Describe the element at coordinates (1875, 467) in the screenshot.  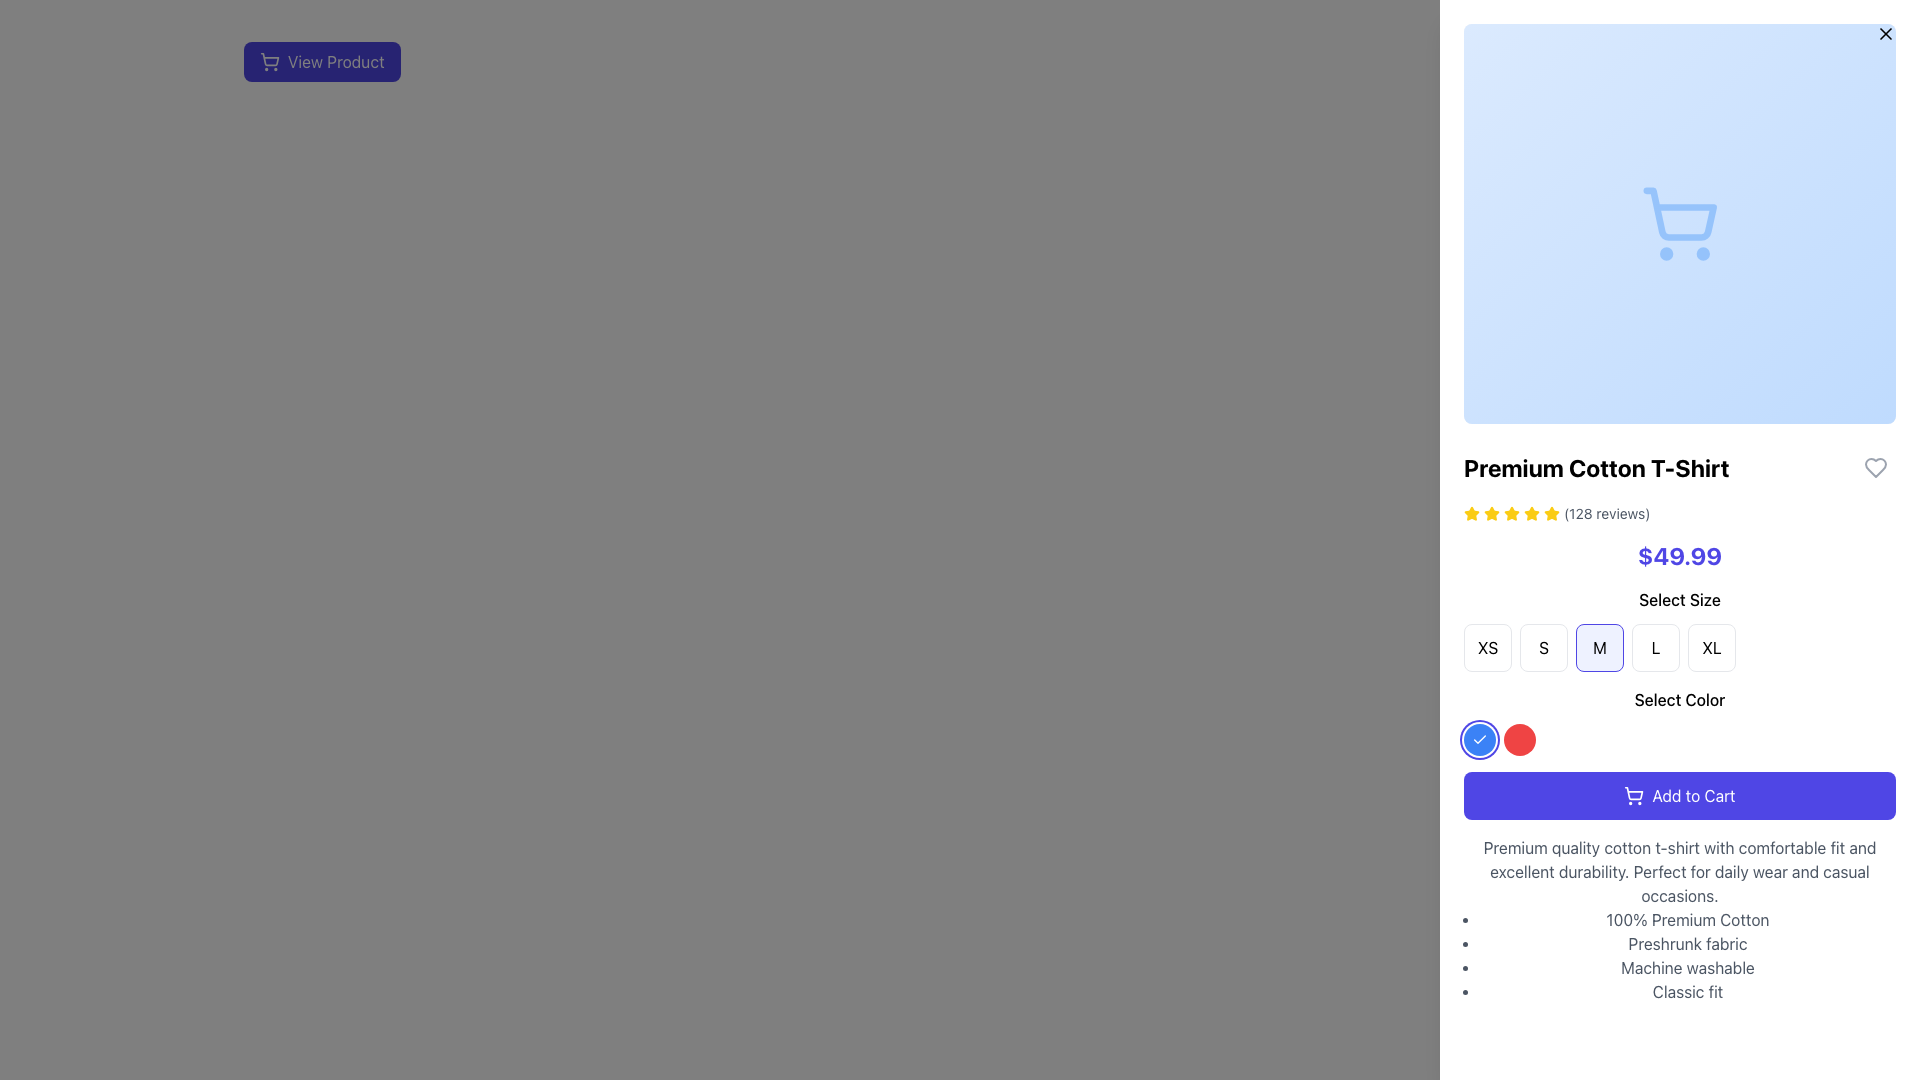
I see `the heart-shaped icon located at the top-right corner of the product description area to favorite the product` at that location.